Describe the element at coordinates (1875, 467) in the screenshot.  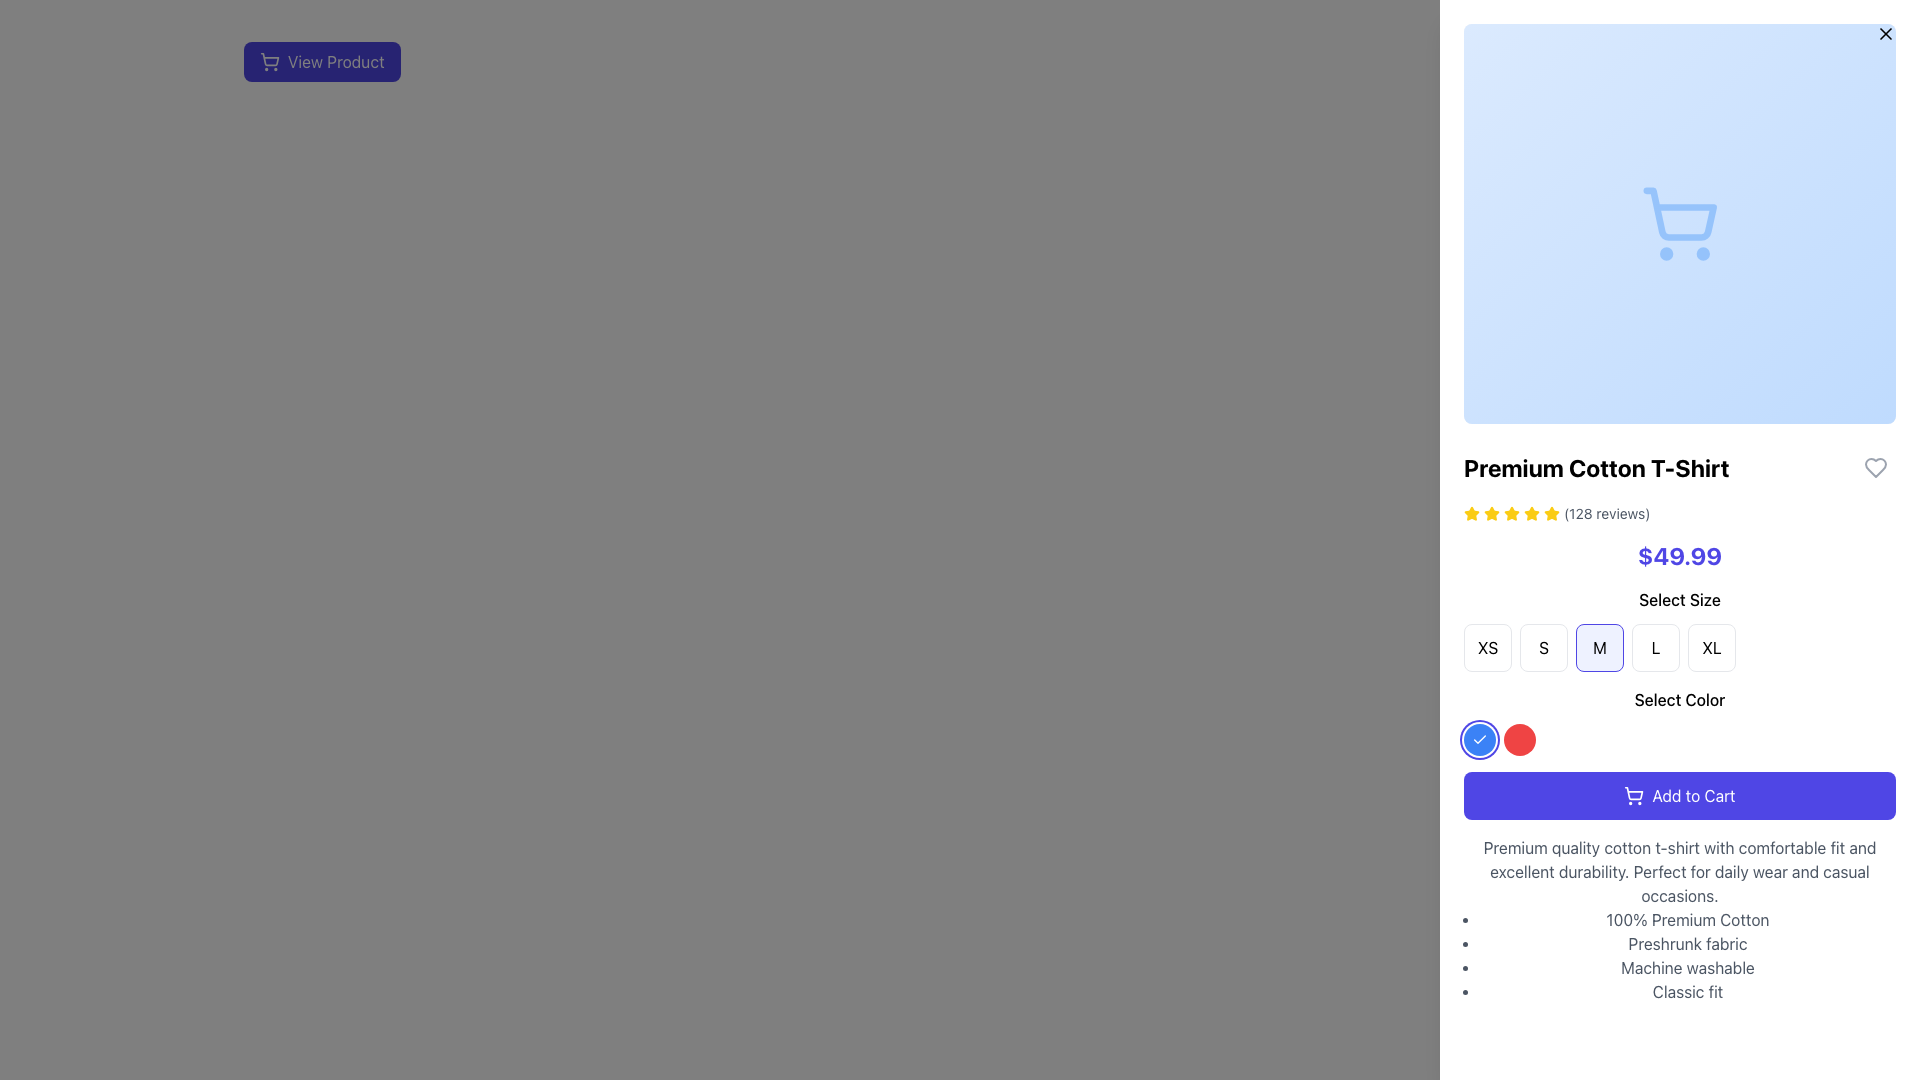
I see `the heart-shaped icon located at the top-right corner of the product description area to favorite the product` at that location.